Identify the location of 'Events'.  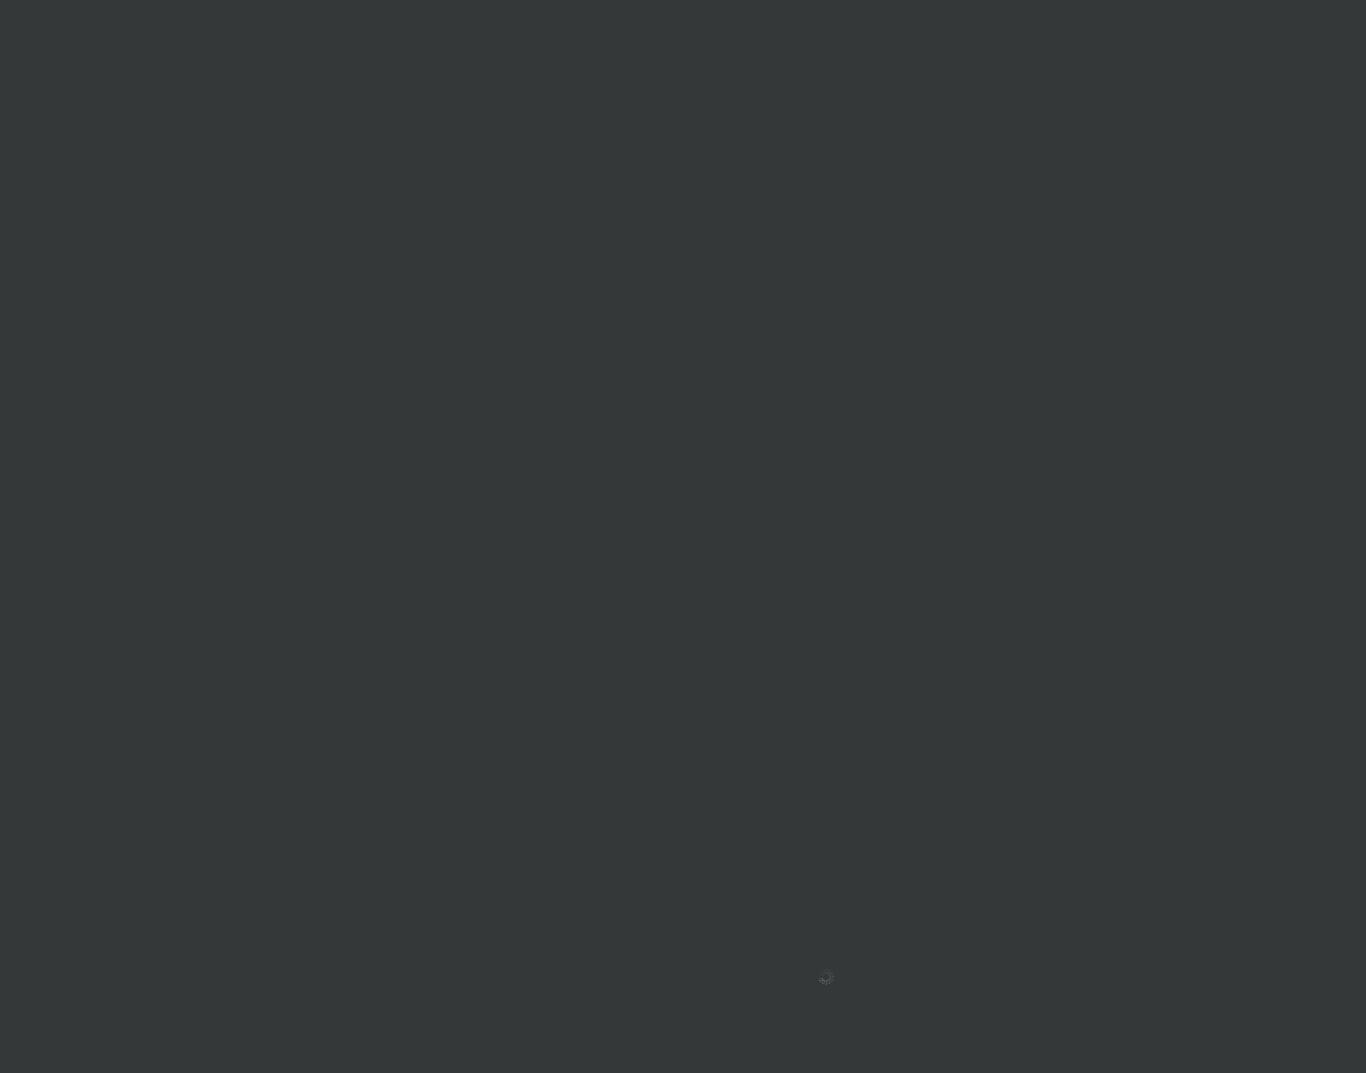
(711, 823).